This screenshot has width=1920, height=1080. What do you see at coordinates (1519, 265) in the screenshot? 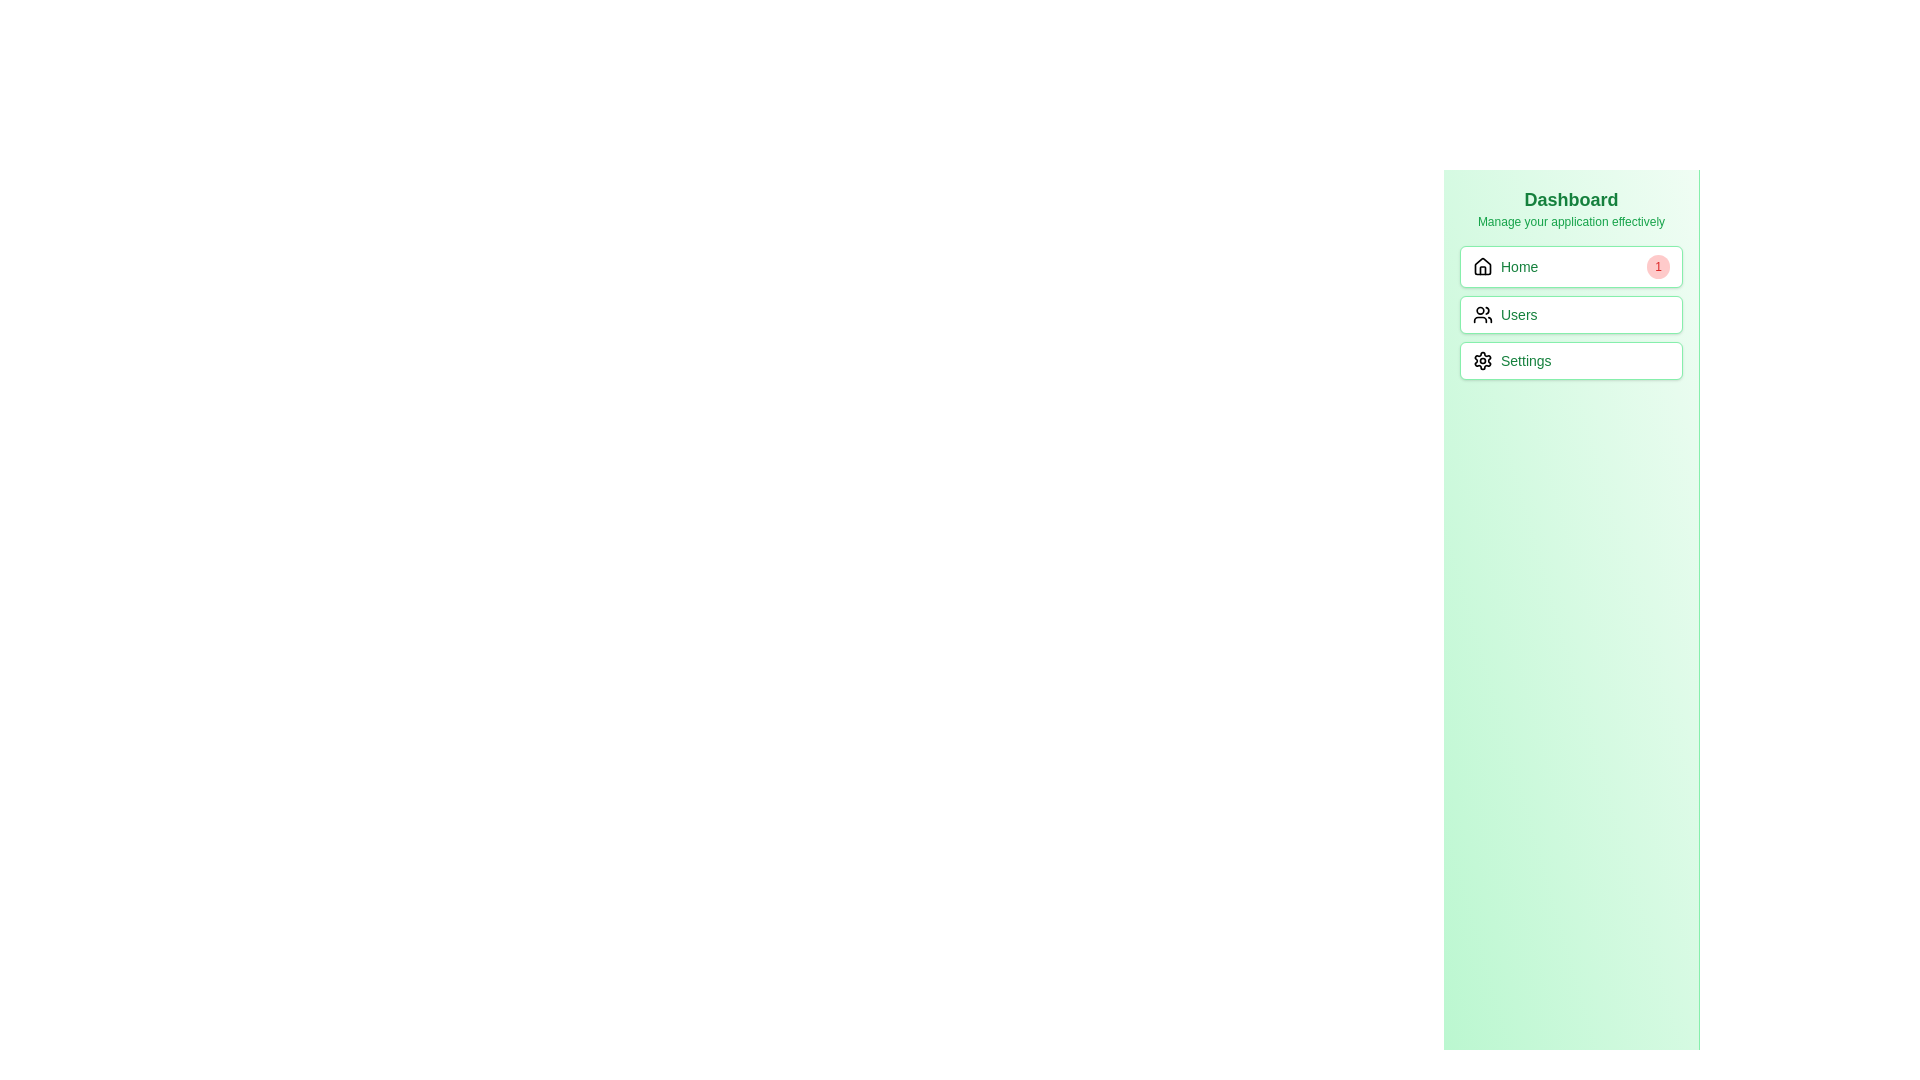
I see `'Home' label indicating the main section of the navigation menu, positioned to the right of the house-shaped icon` at bounding box center [1519, 265].